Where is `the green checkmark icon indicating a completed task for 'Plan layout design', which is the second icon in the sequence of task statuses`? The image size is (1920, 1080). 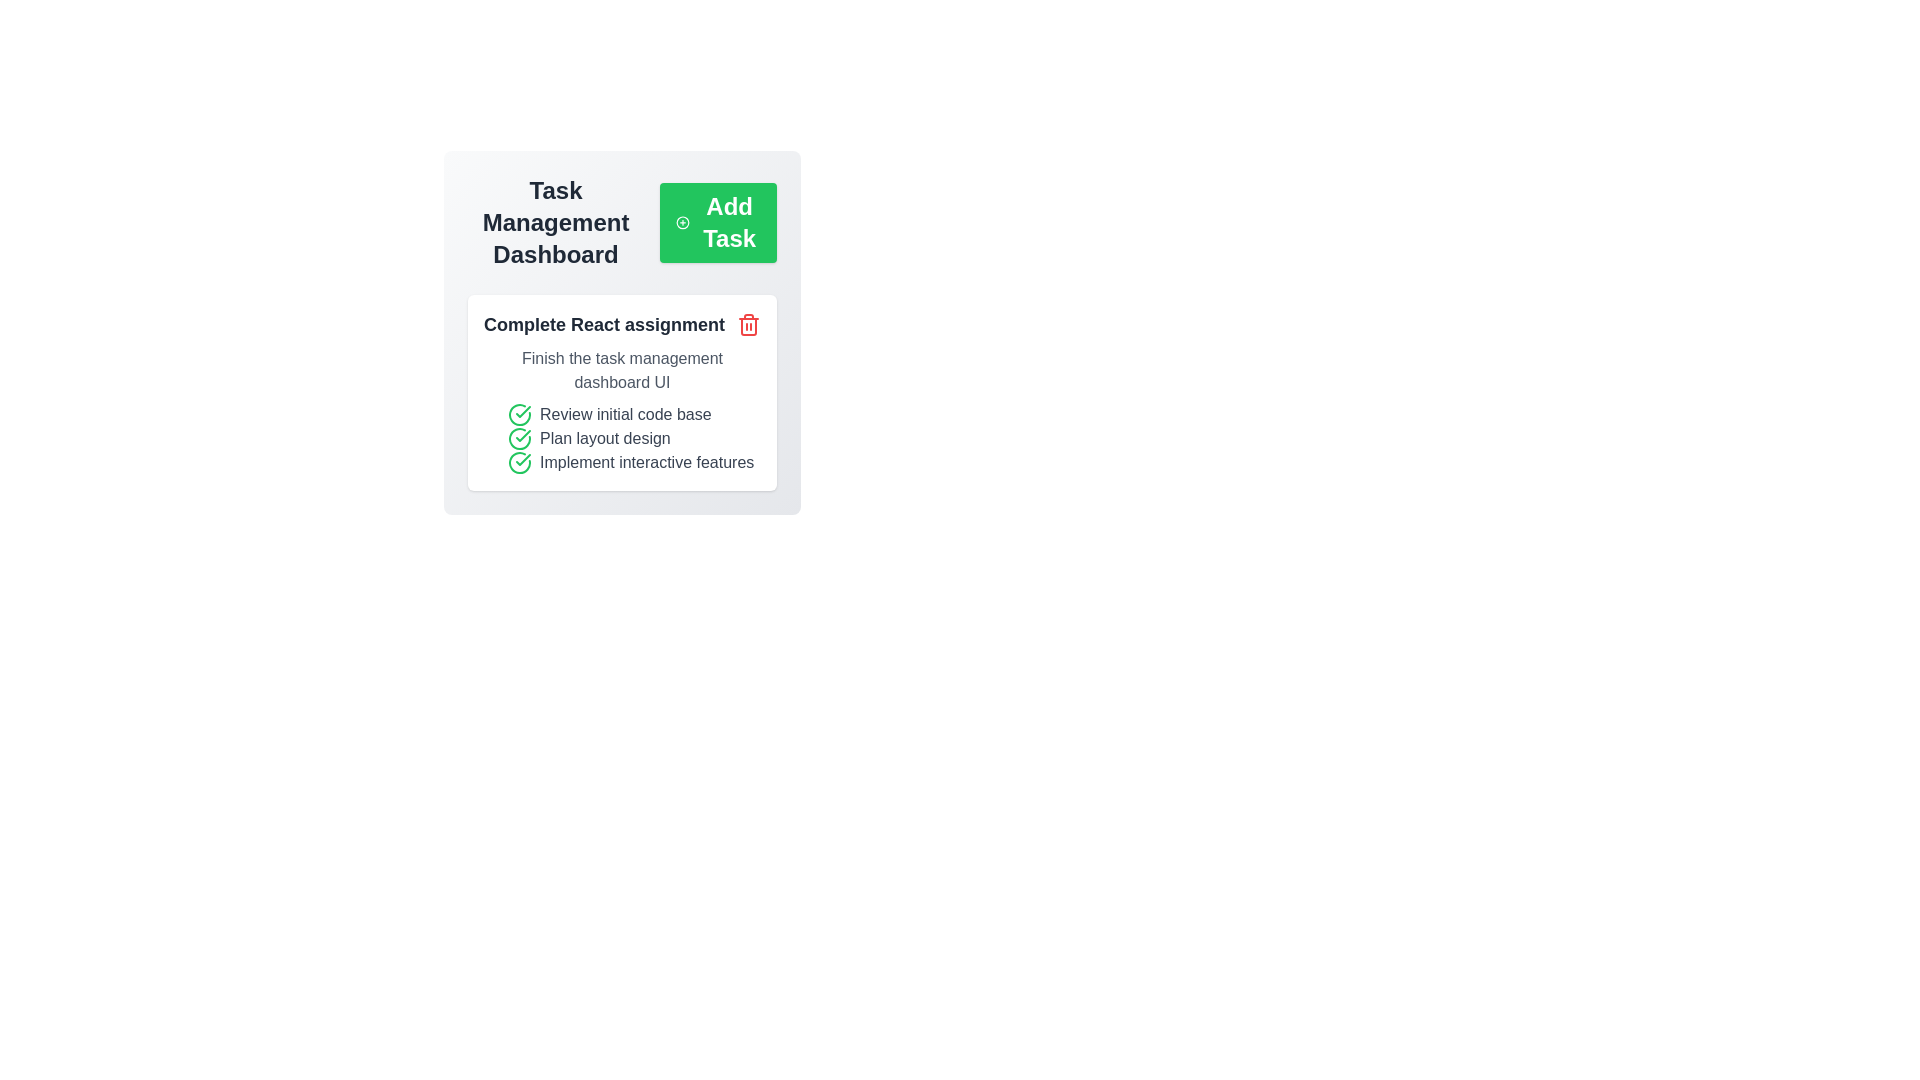 the green checkmark icon indicating a completed task for 'Plan layout design', which is the second icon in the sequence of task statuses is located at coordinates (523, 411).